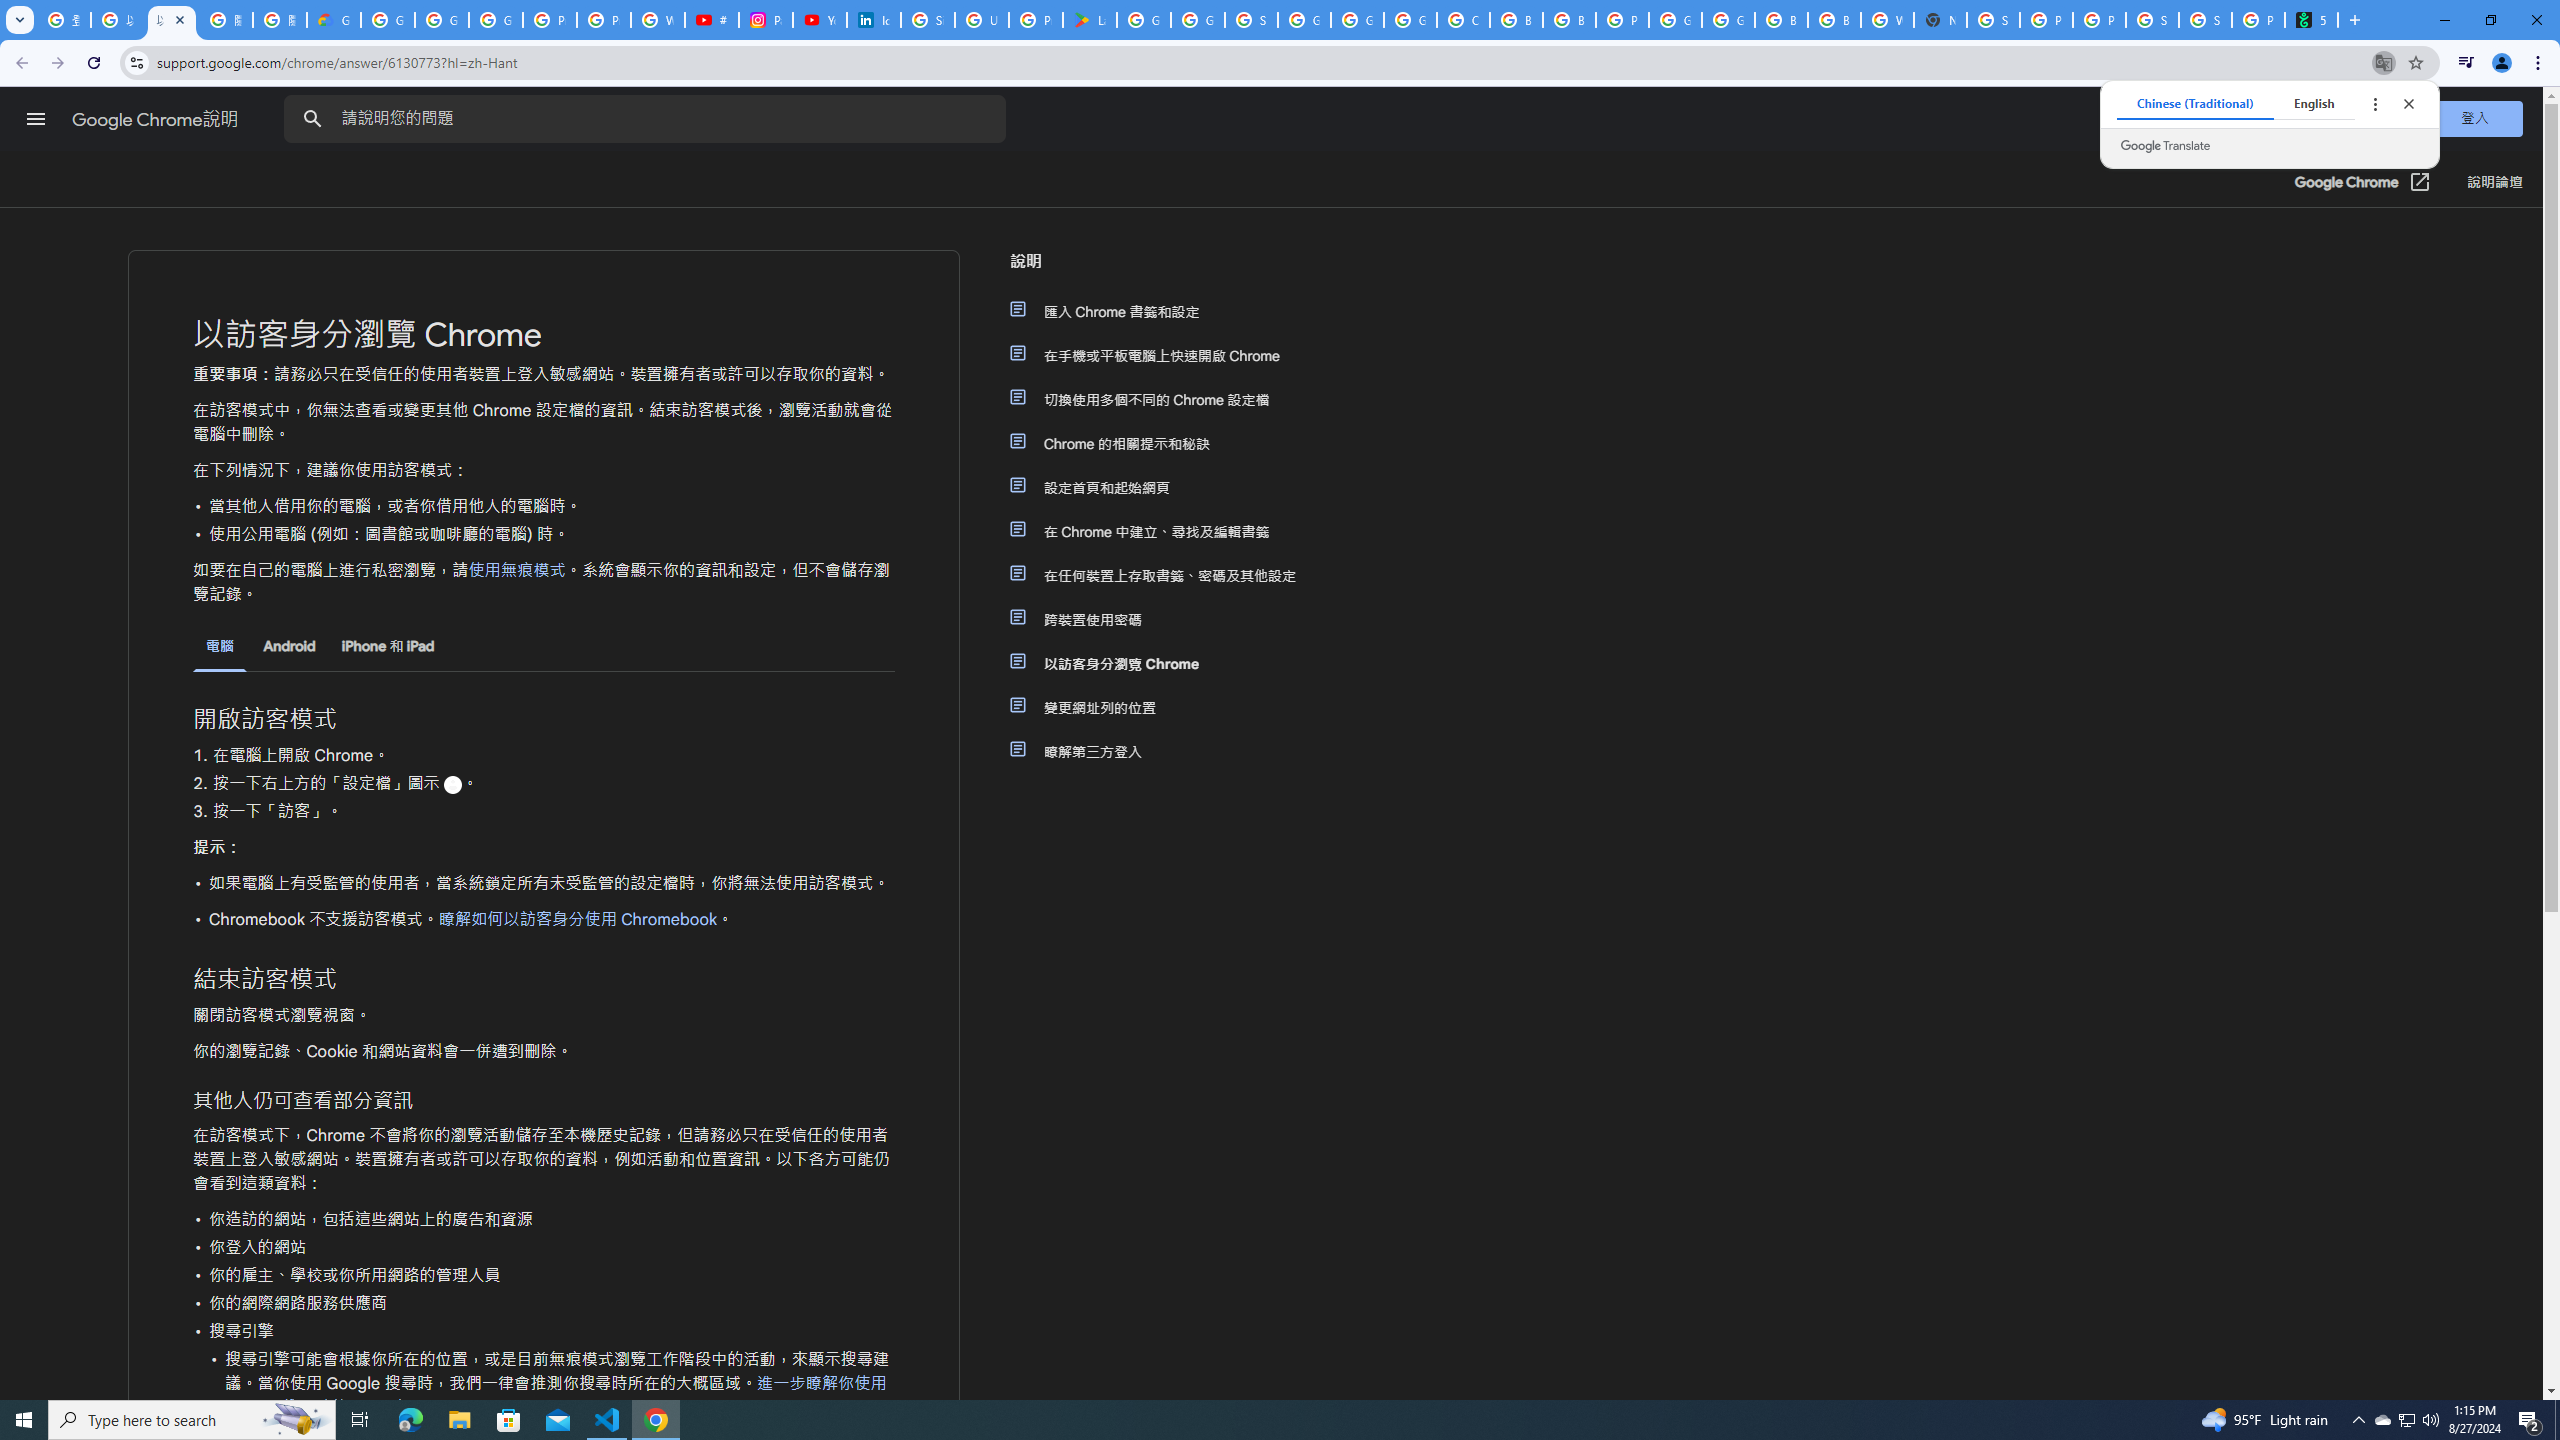 The width and height of the screenshot is (2560, 1440). What do you see at coordinates (1728, 19) in the screenshot?
I see `'Google Cloud Platform'` at bounding box center [1728, 19].